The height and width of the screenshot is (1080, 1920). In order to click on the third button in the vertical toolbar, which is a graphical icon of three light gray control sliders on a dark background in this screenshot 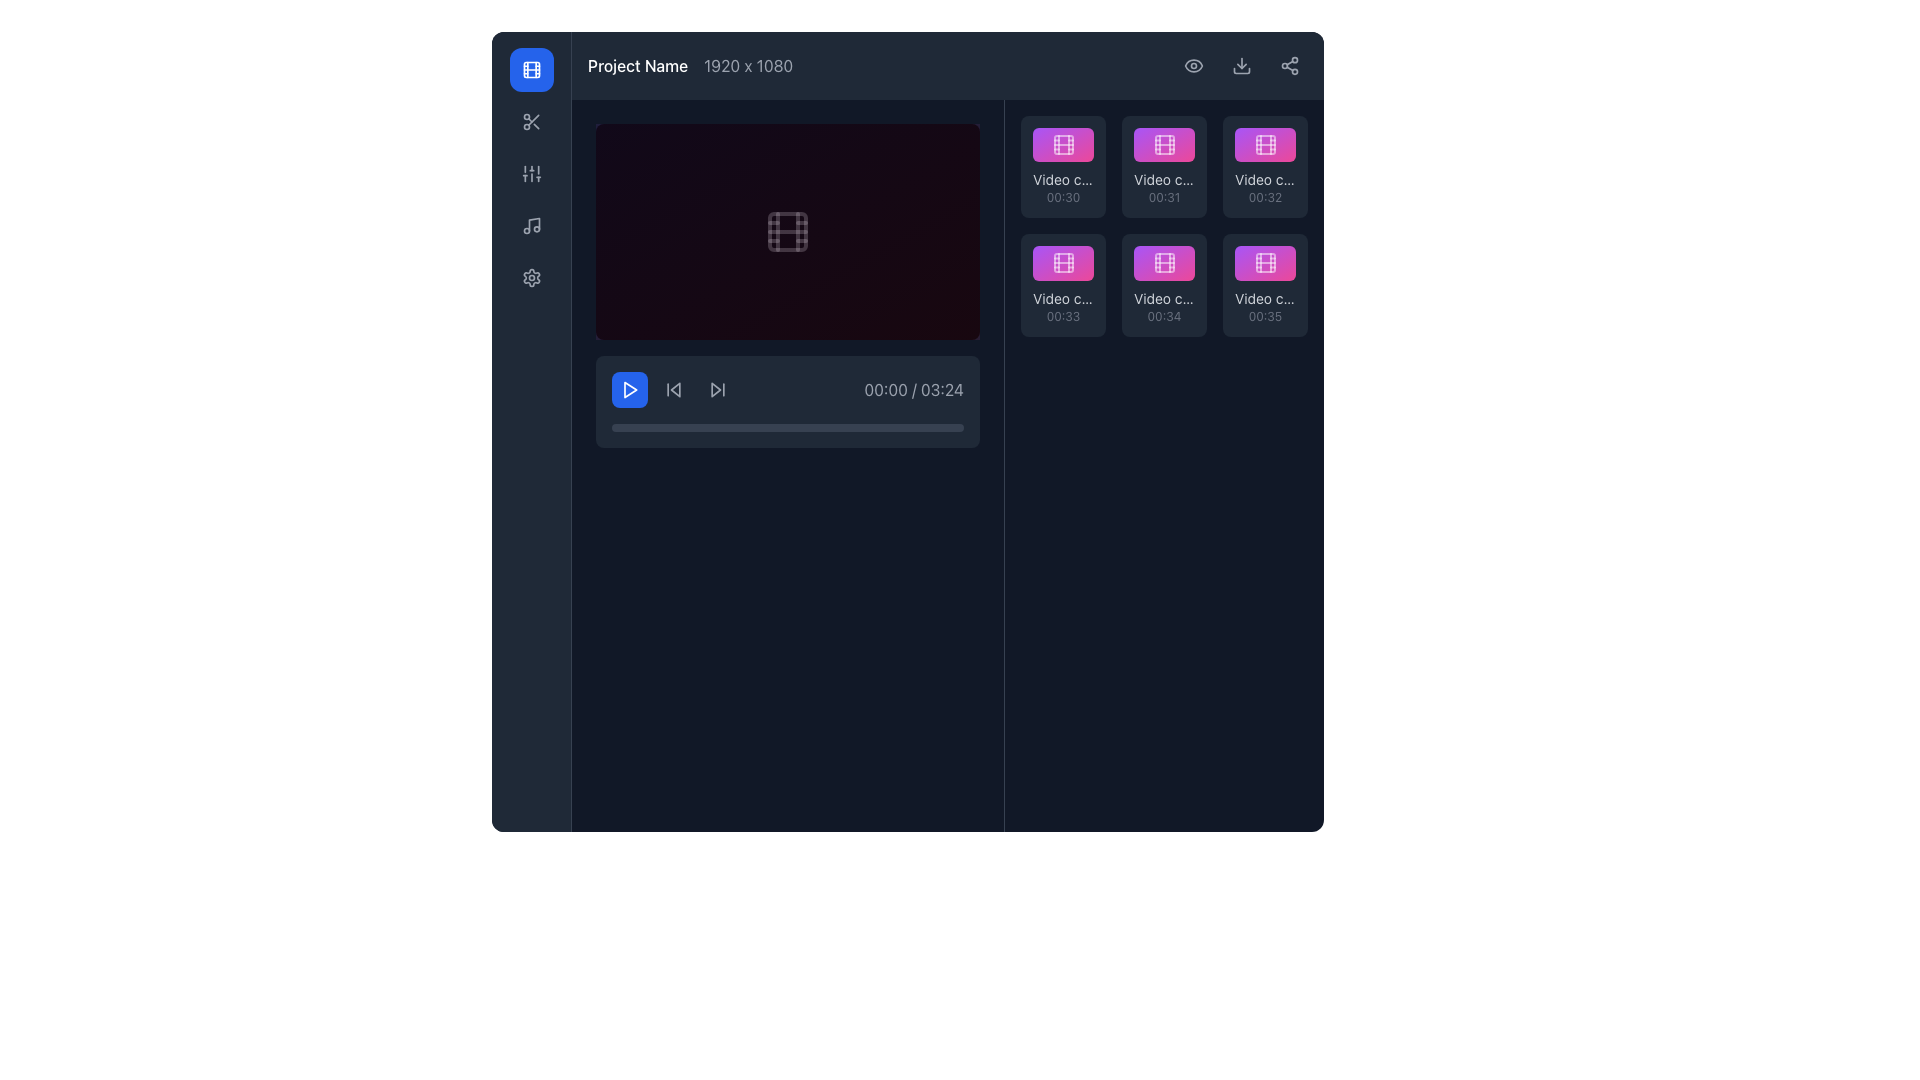, I will do `click(531, 172)`.